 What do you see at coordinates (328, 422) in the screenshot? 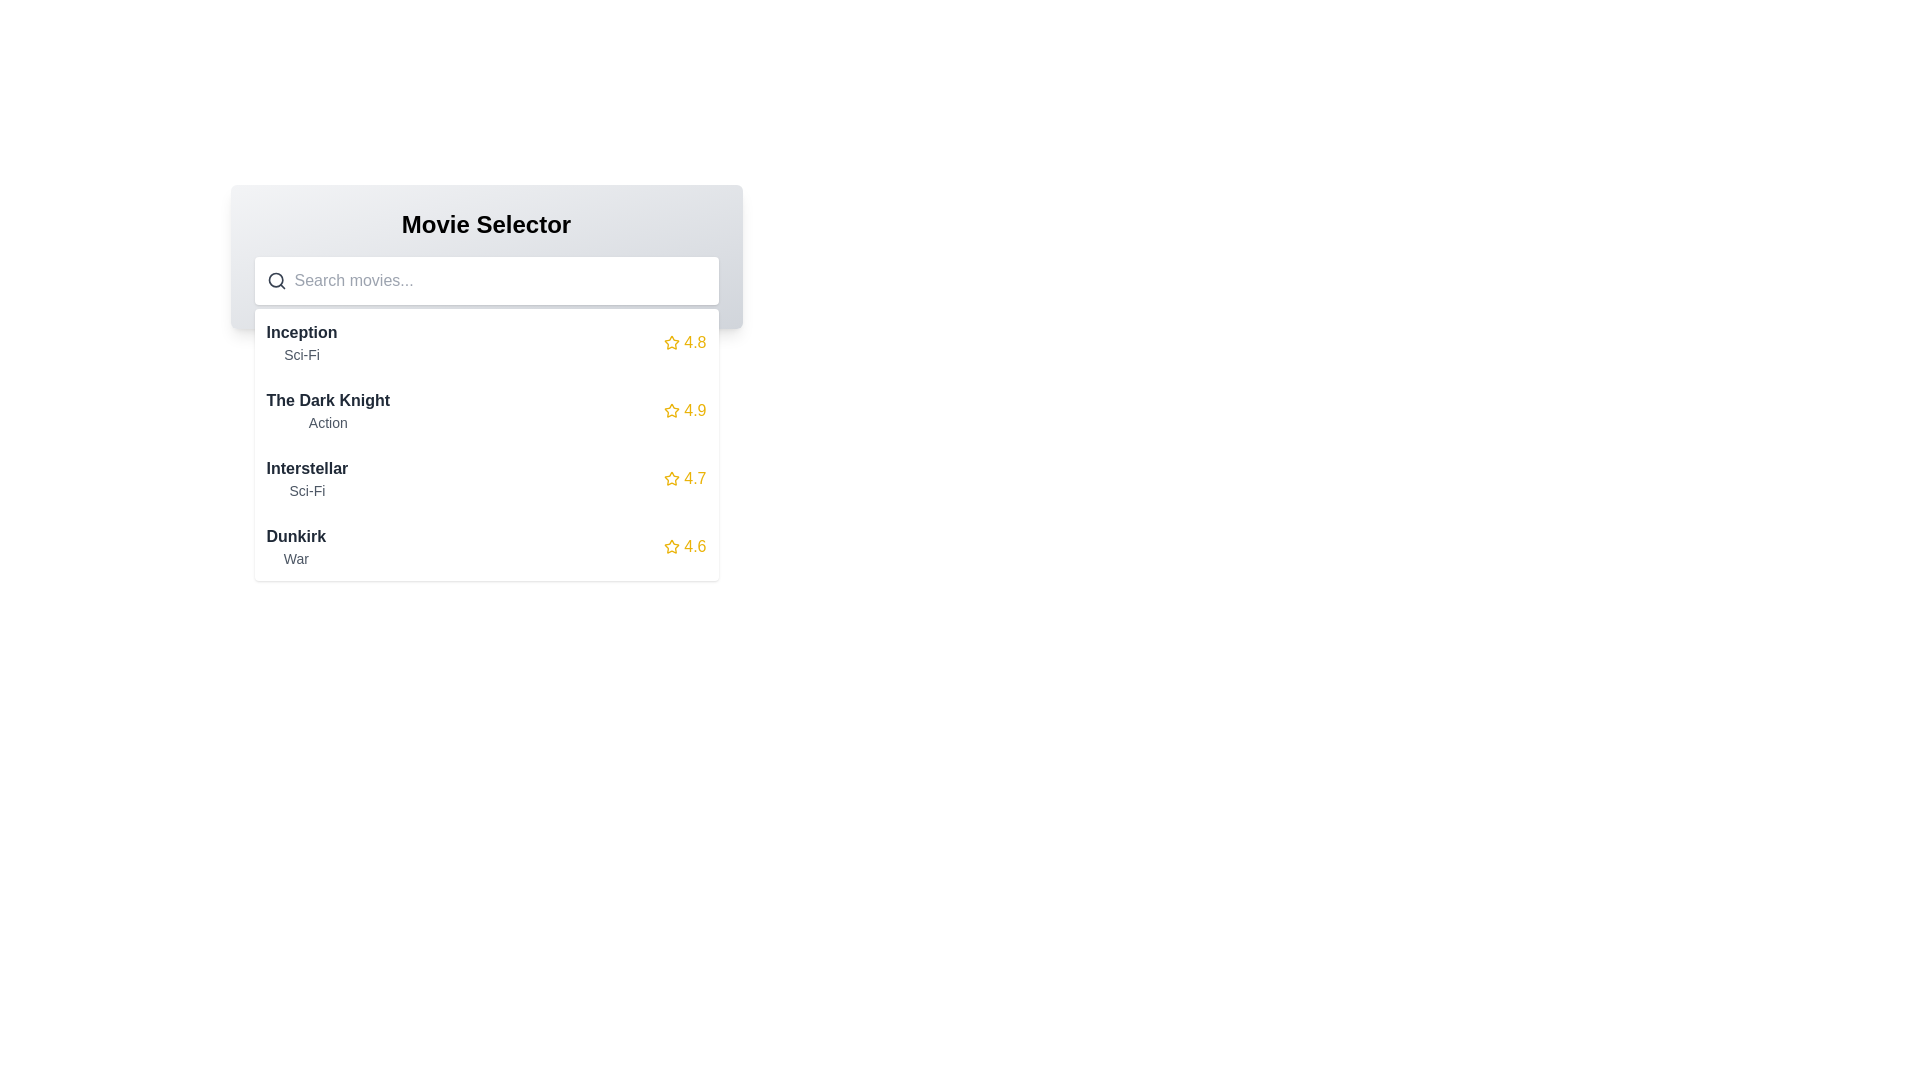
I see `the text label describing the genre of the movie 'The Dark Knight', located below its title in the 'Movie Selector' section` at bounding box center [328, 422].